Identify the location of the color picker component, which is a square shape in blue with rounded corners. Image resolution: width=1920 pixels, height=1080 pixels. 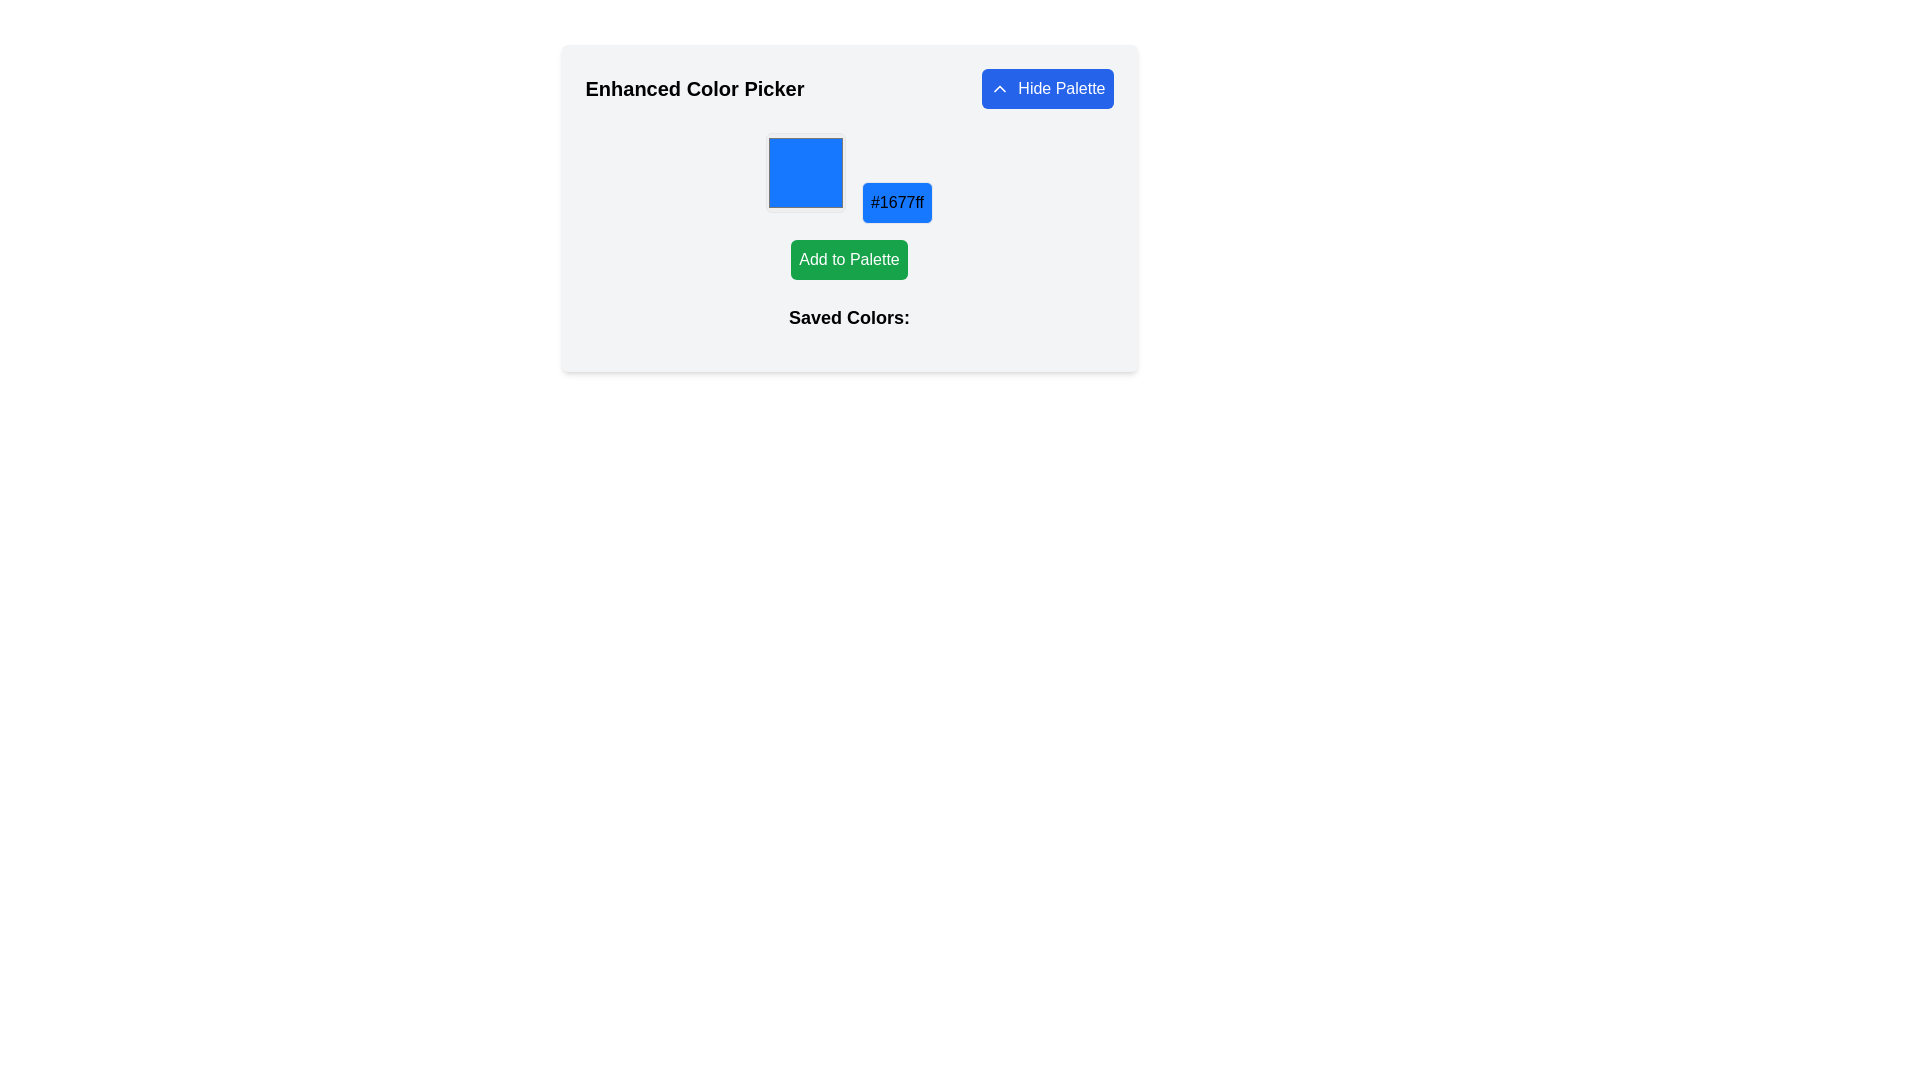
(849, 208).